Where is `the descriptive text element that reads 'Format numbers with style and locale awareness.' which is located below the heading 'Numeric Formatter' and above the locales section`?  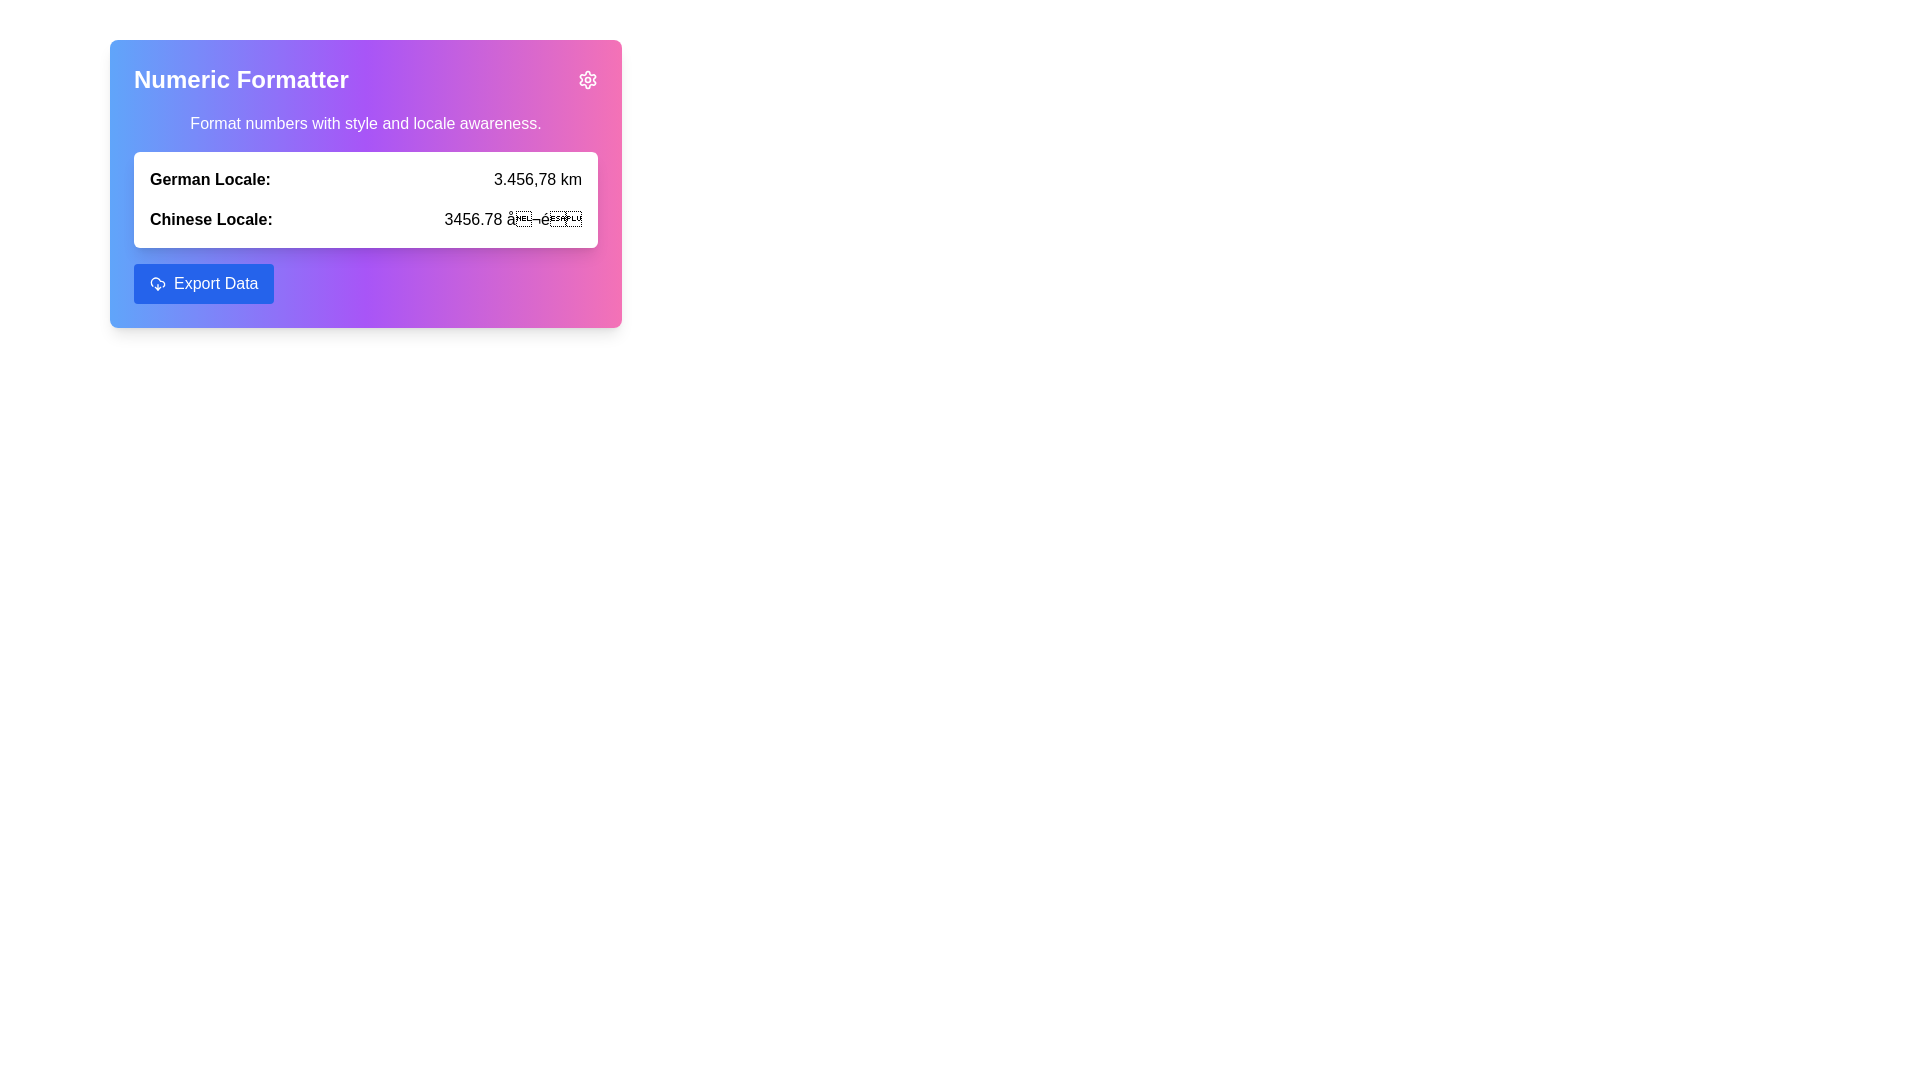
the descriptive text element that reads 'Format numbers with style and locale awareness.' which is located below the heading 'Numeric Formatter' and above the locales section is located at coordinates (365, 123).